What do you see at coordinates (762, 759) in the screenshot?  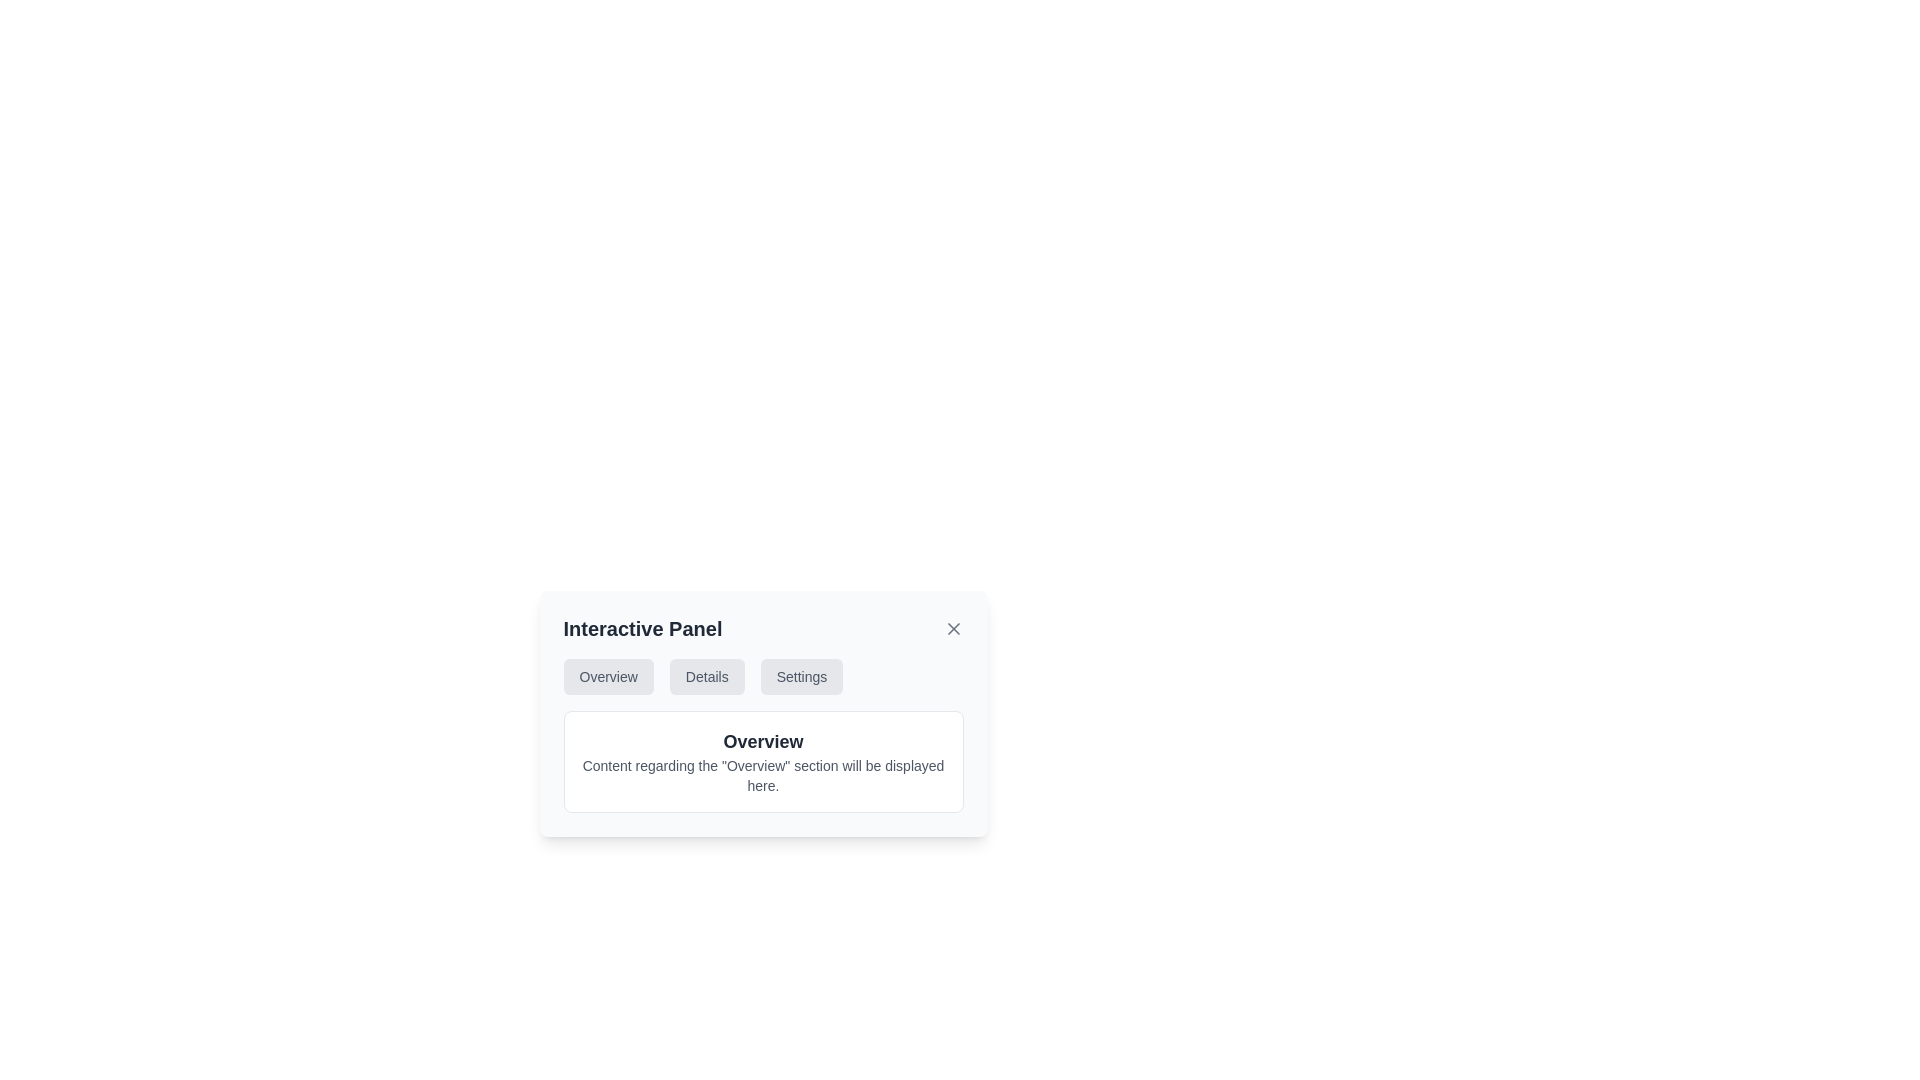 I see `the components within the popup panel that has a white background and rounded corners, which includes a navigation bar with options labeled 'Overview', 'Details', and 'Settings'` at bounding box center [762, 759].